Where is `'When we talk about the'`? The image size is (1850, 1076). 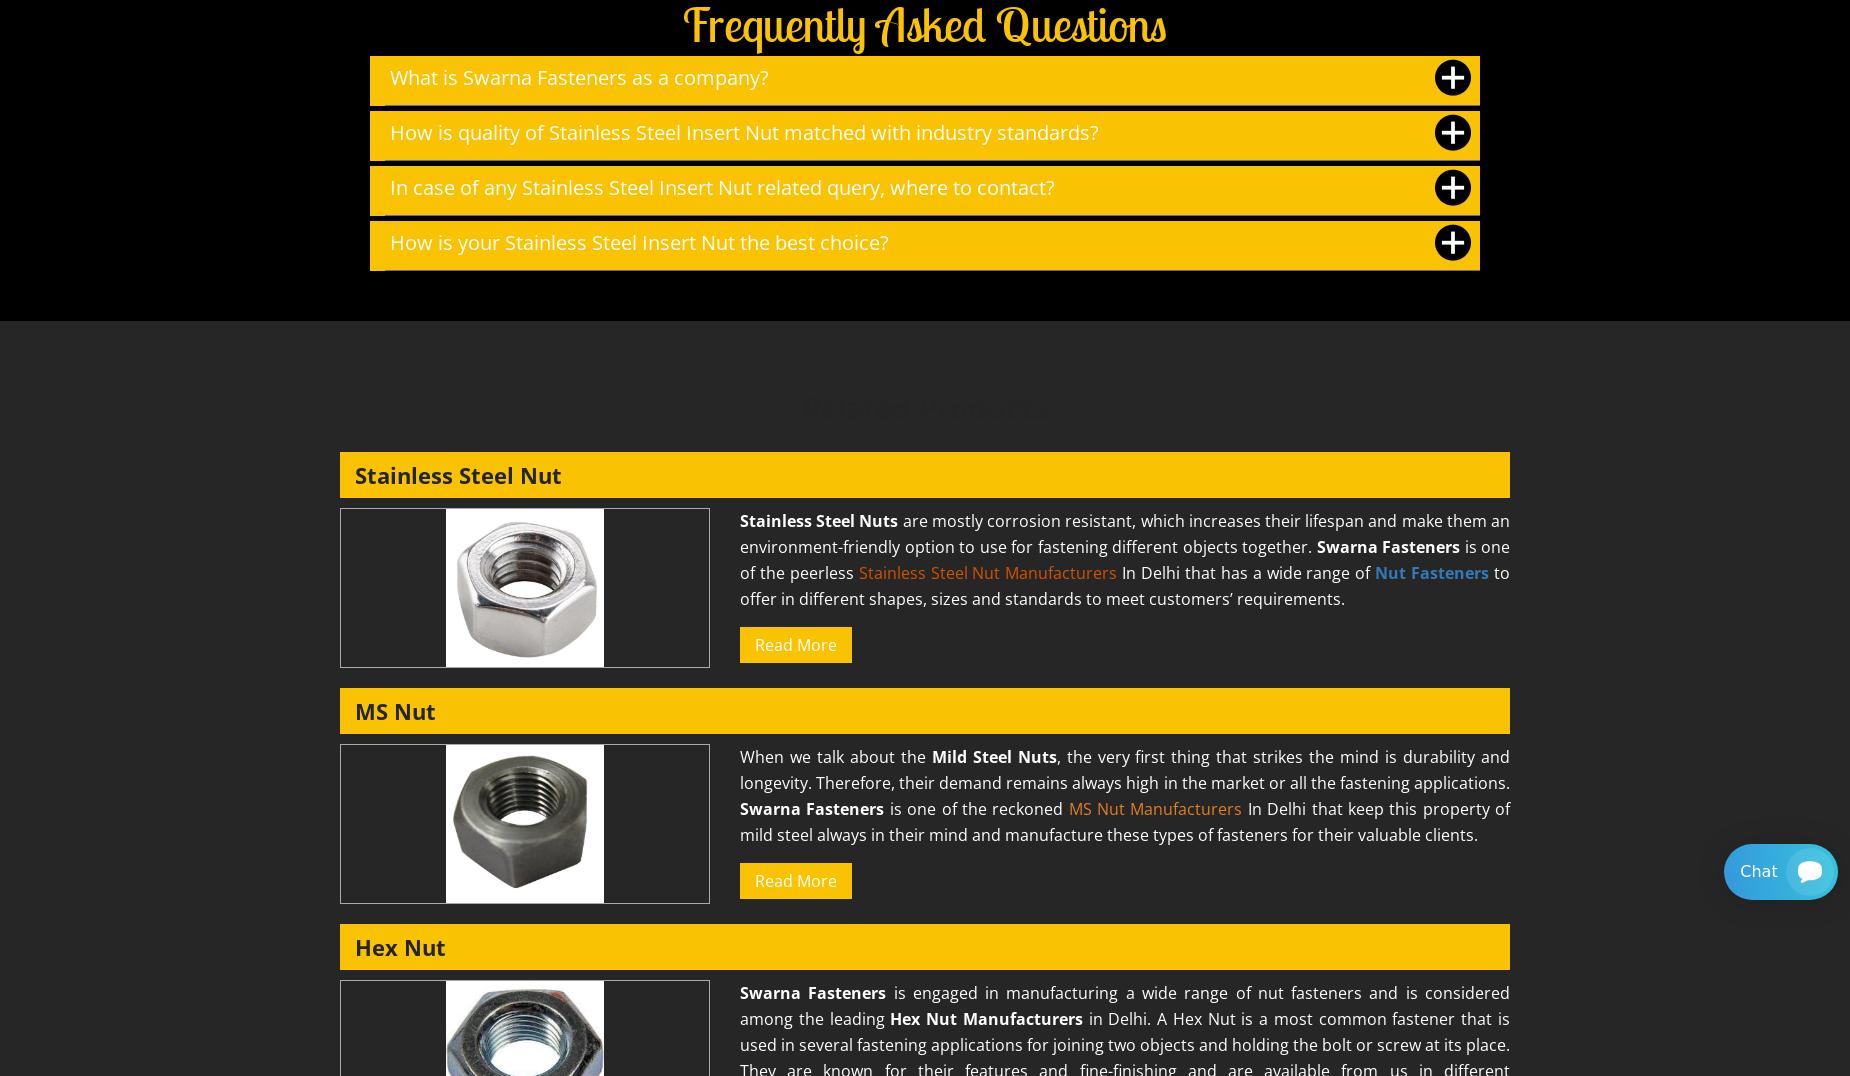
'When we talk about the' is located at coordinates (740, 755).